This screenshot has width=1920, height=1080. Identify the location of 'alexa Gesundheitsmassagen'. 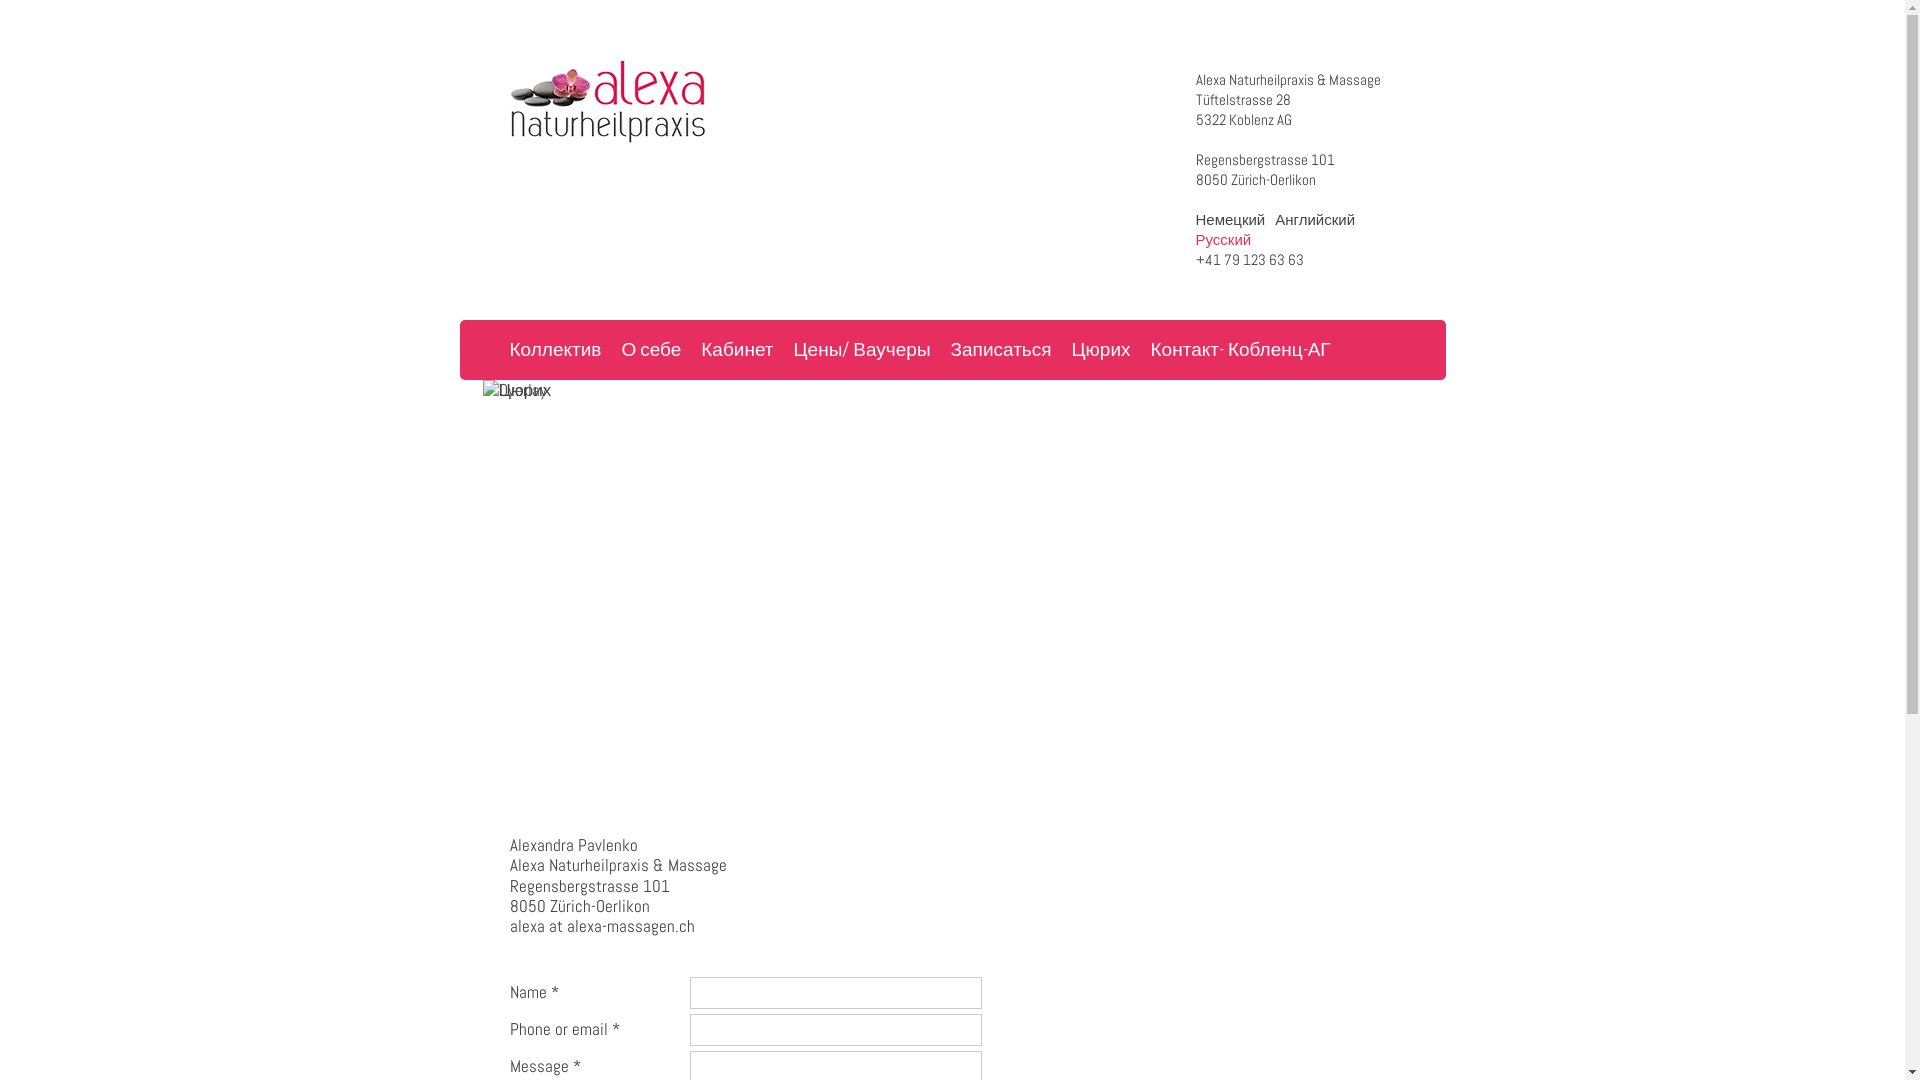
(509, 101).